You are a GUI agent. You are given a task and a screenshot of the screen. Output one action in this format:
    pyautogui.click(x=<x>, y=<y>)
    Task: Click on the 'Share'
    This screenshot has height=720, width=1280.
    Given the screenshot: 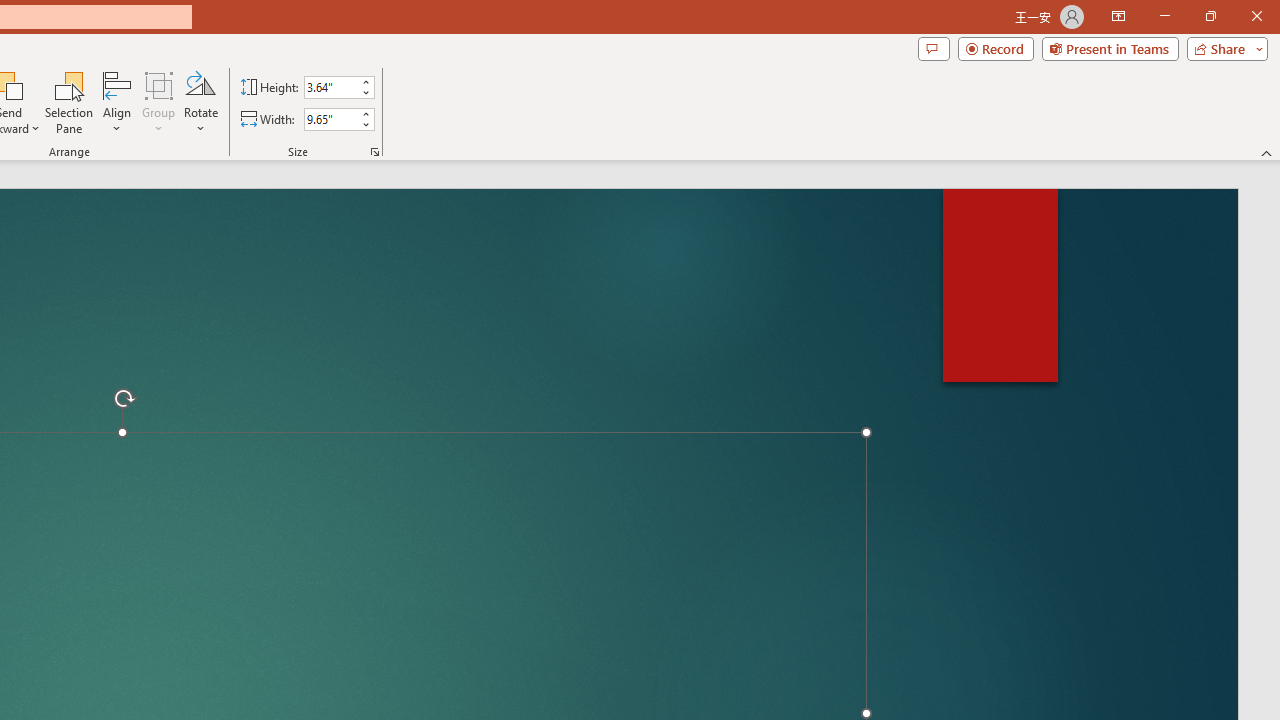 What is the action you would take?
    pyautogui.click(x=1222, y=47)
    